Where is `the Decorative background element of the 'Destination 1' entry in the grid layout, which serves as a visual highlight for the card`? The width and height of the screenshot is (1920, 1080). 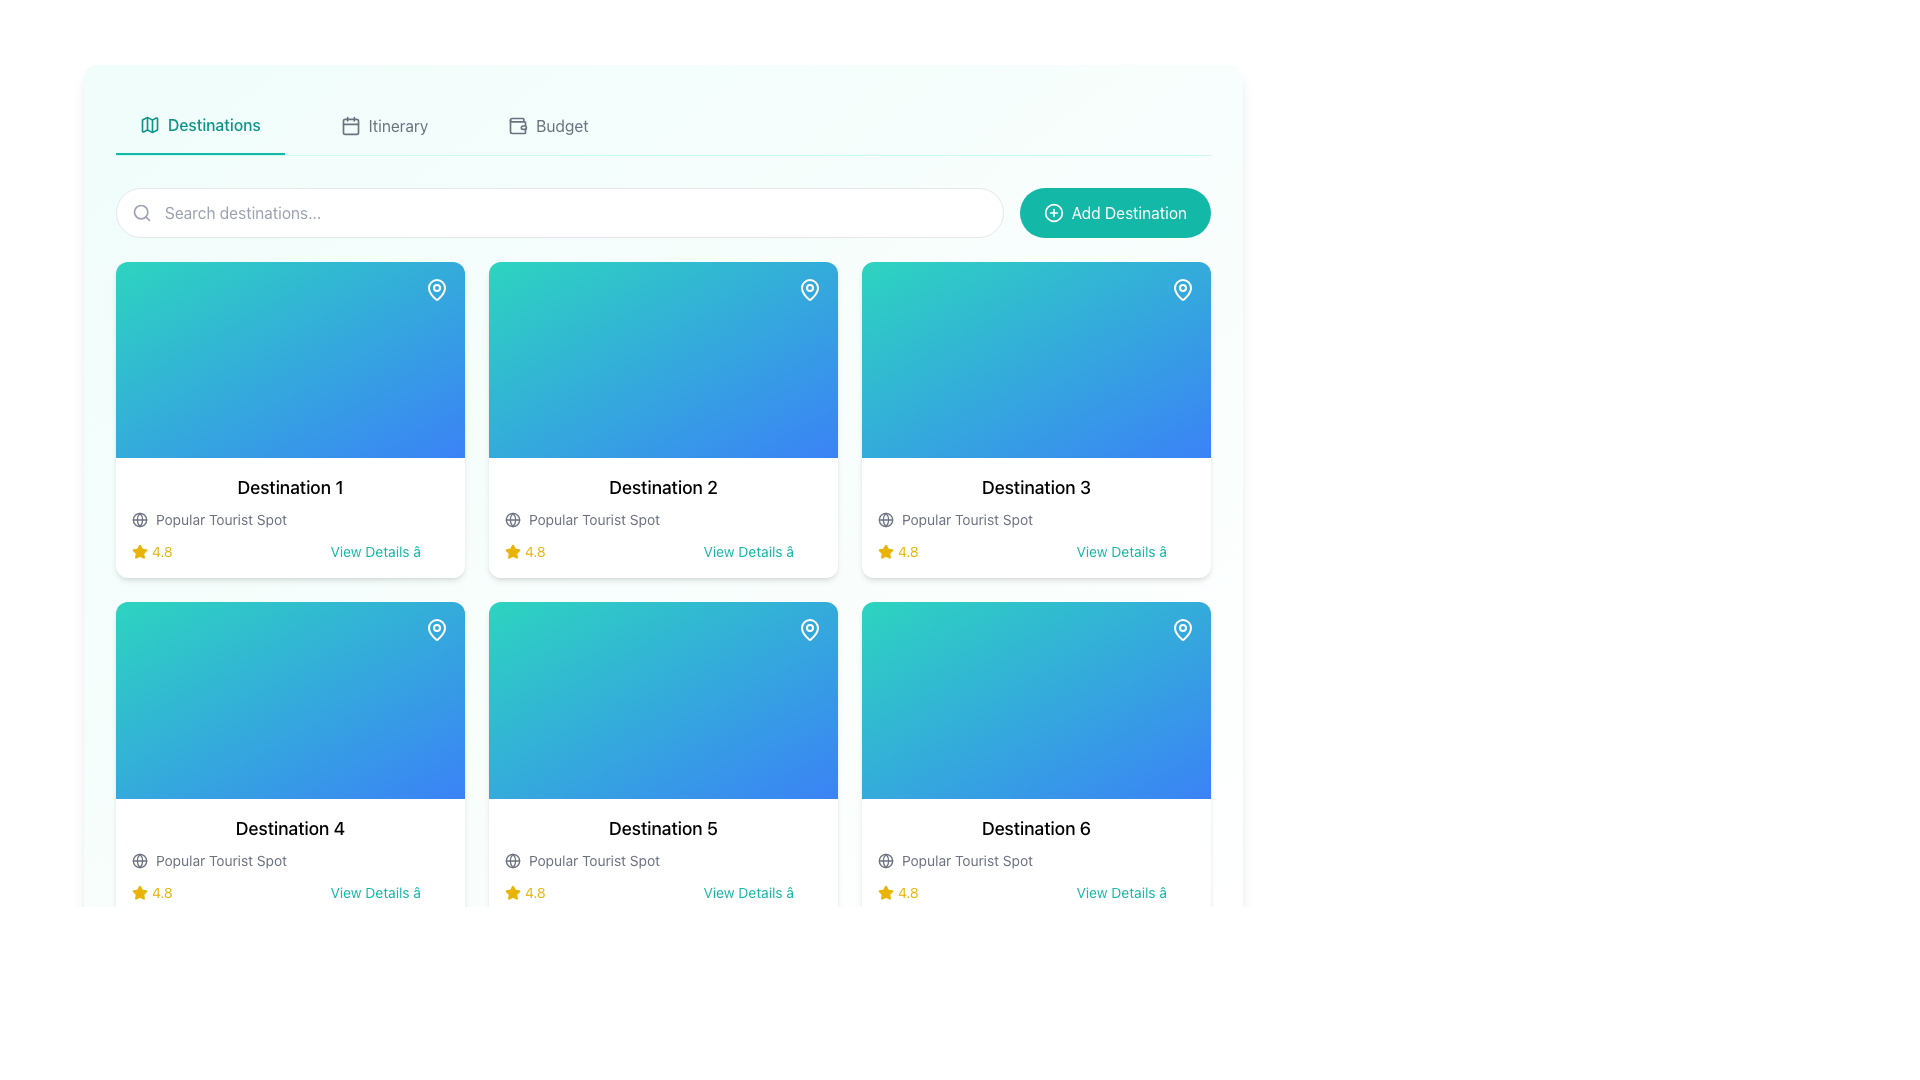
the Decorative background element of the 'Destination 1' entry in the grid layout, which serves as a visual highlight for the card is located at coordinates (289, 360).